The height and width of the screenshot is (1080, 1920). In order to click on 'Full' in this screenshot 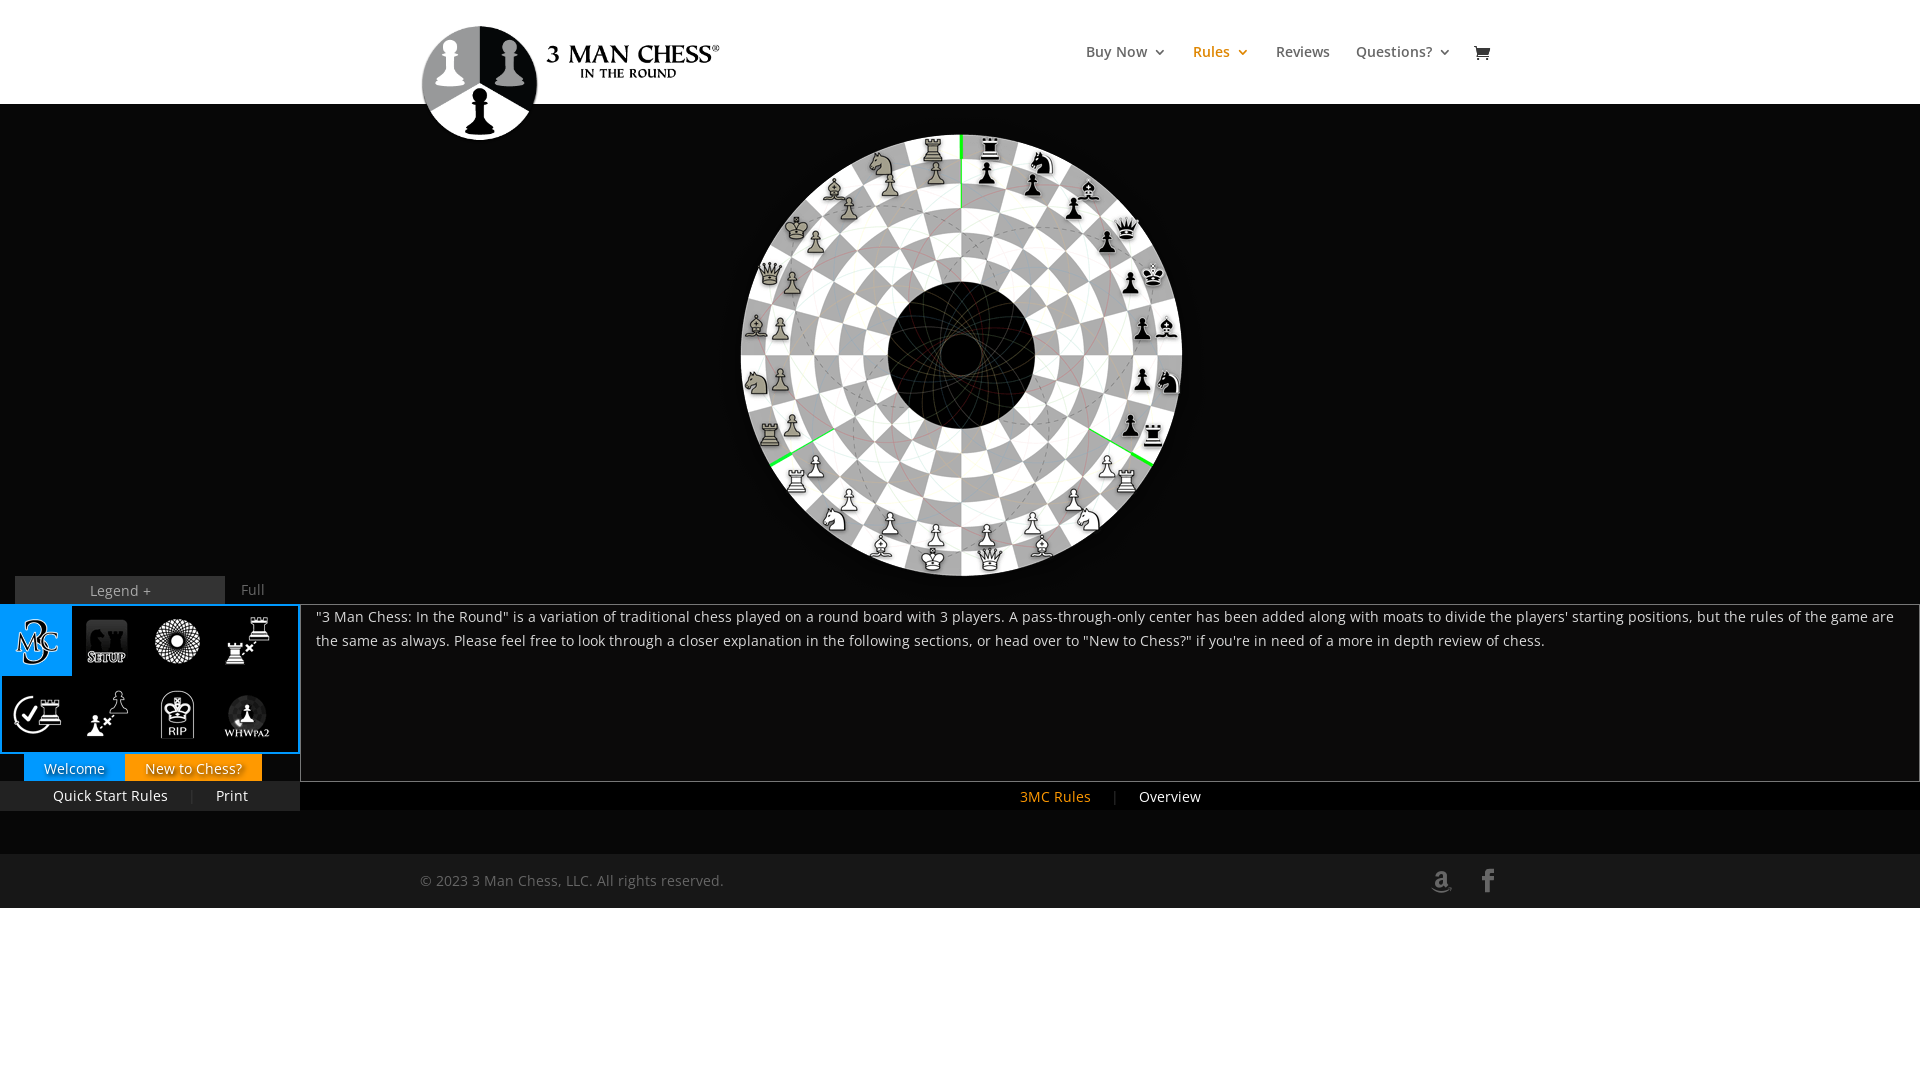, I will do `click(252, 589)`.